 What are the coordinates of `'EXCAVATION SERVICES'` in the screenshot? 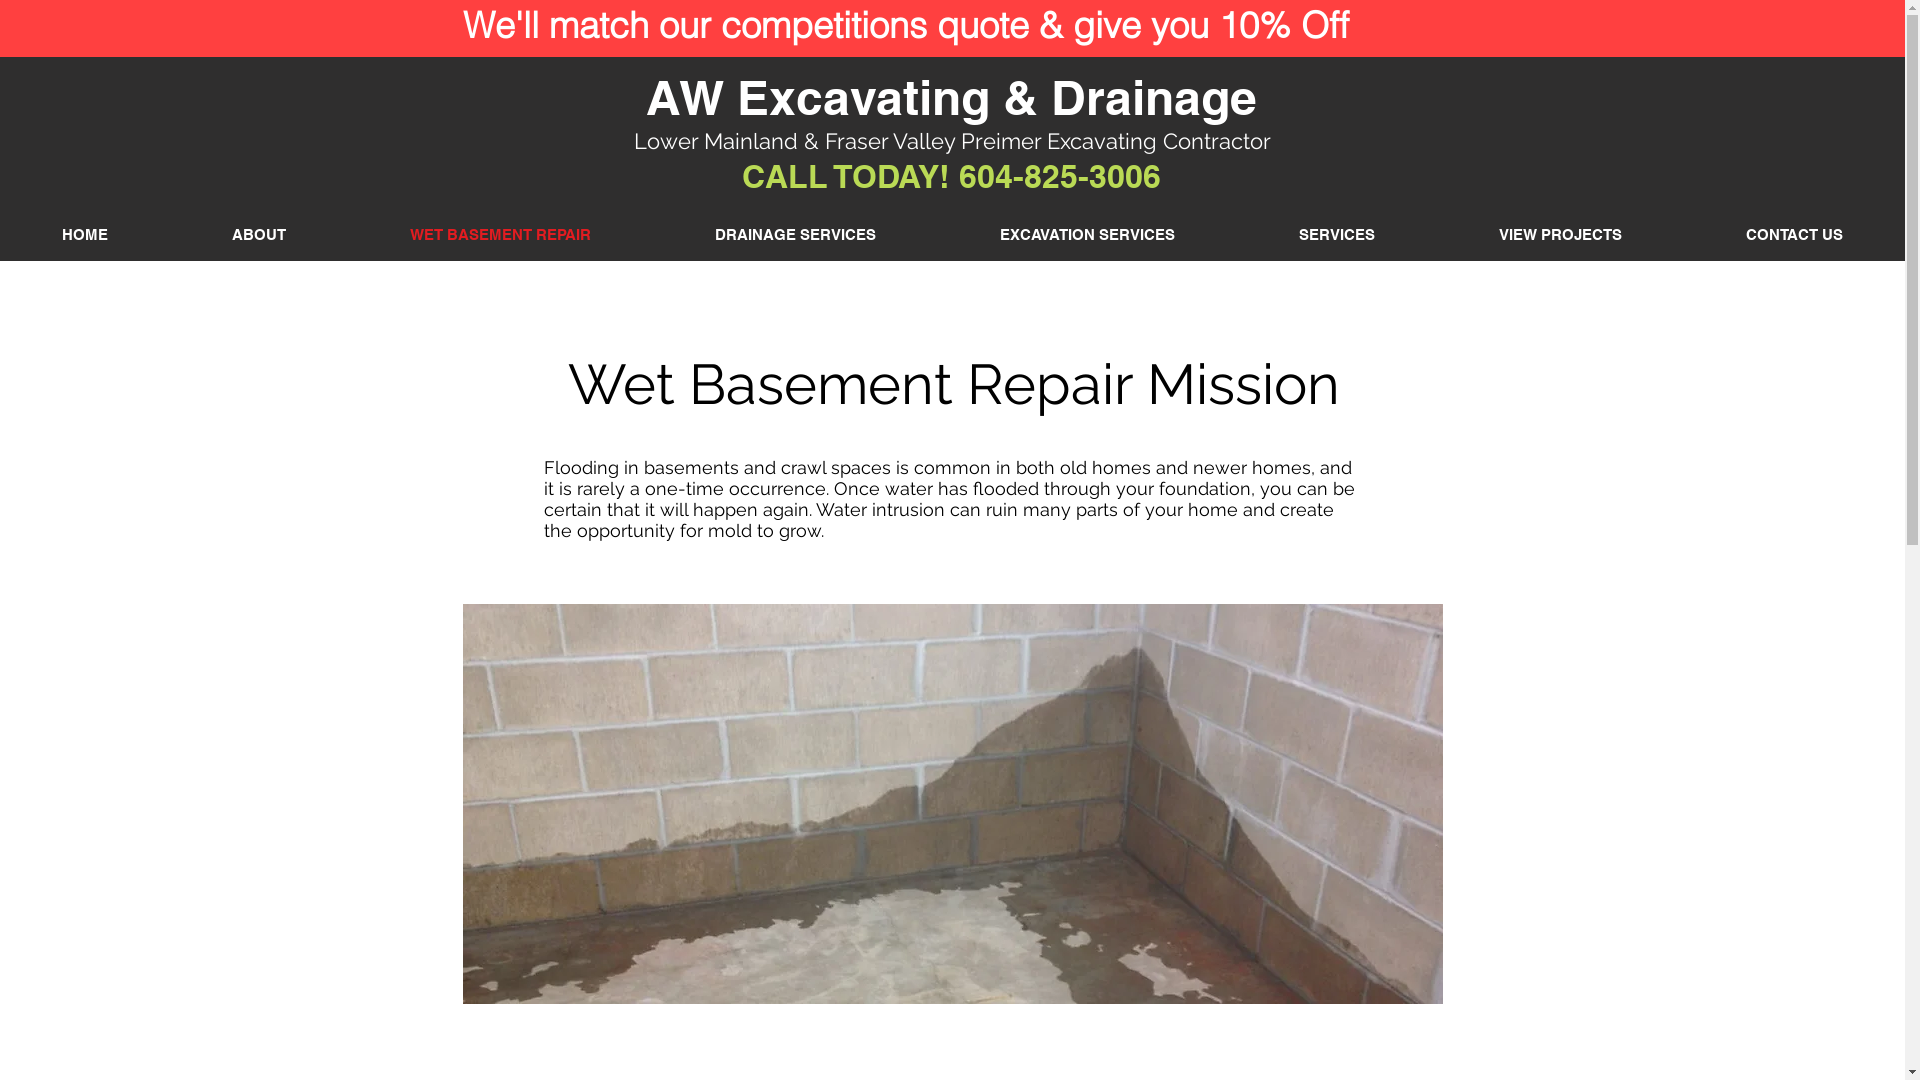 It's located at (1086, 233).